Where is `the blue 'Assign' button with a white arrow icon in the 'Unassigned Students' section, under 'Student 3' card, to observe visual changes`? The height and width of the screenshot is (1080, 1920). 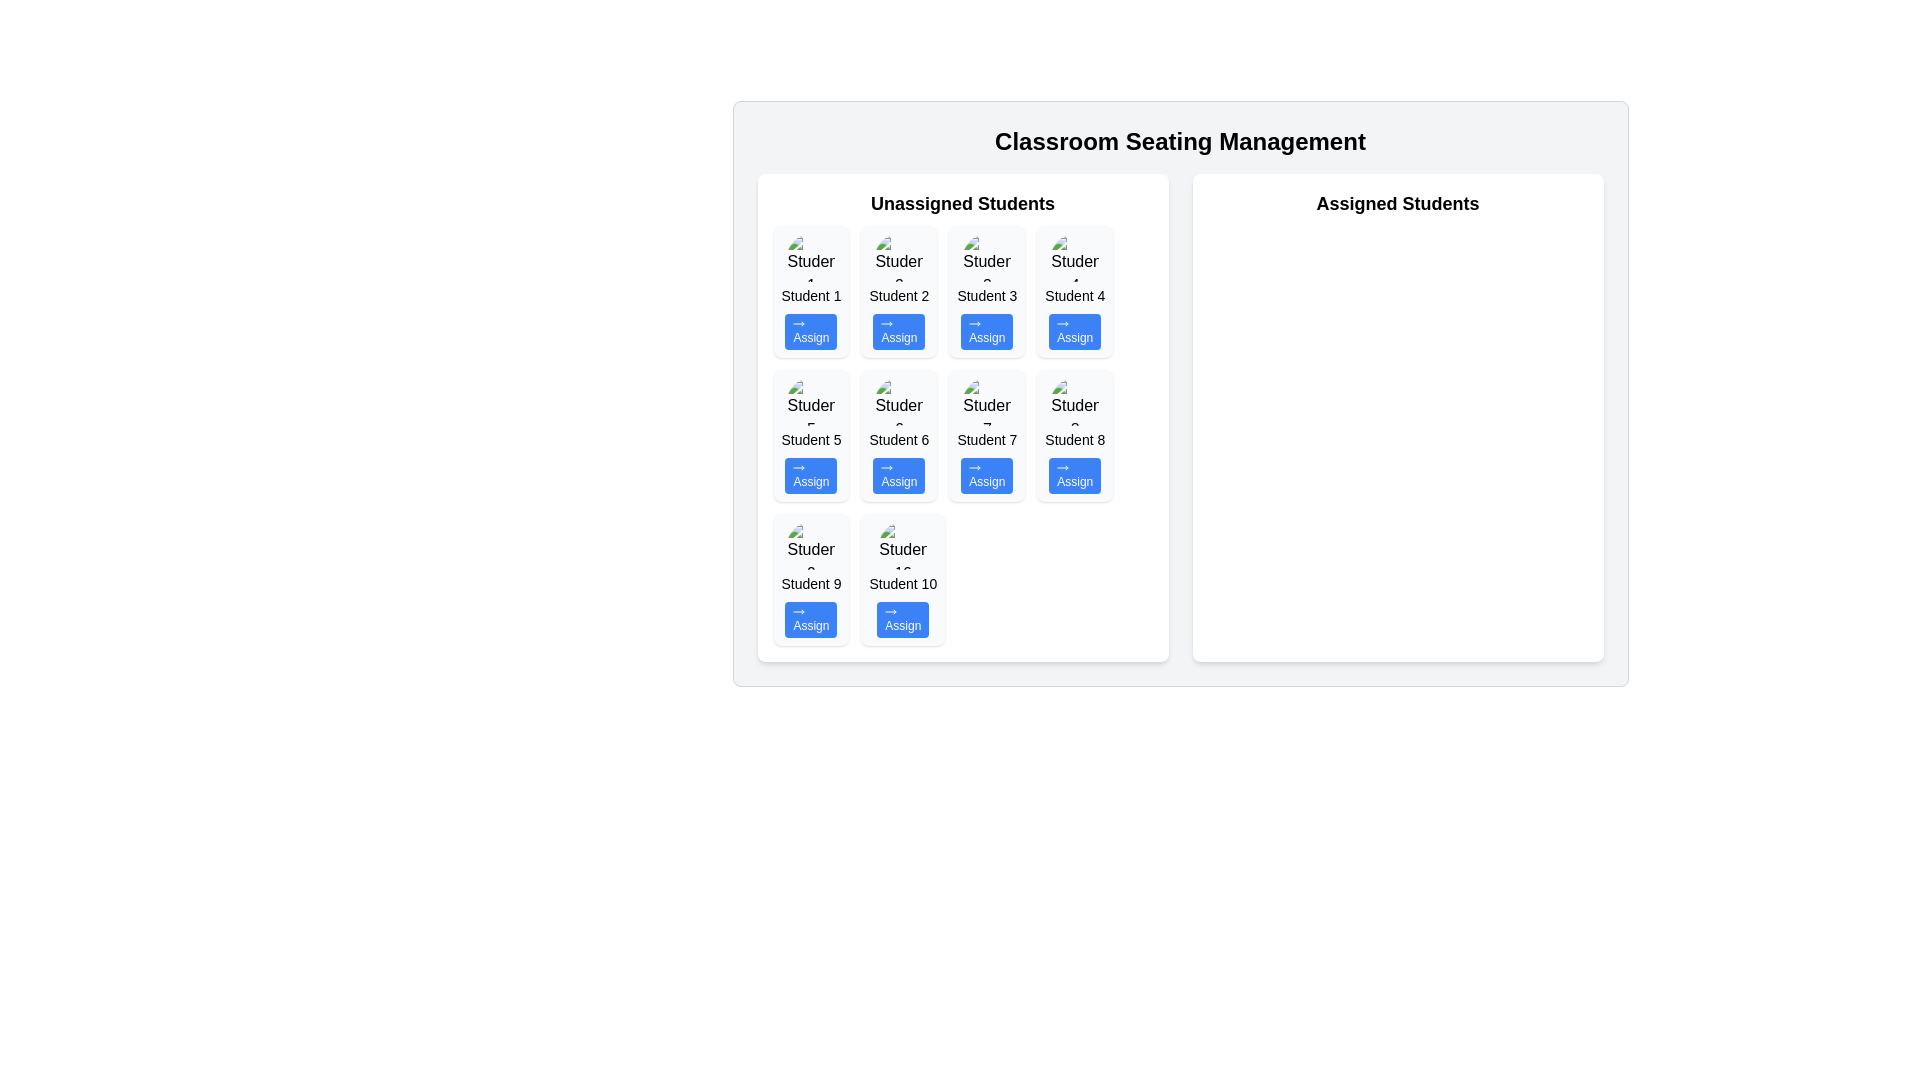
the blue 'Assign' button with a white arrow icon in the 'Unassigned Students' section, under 'Student 3' card, to observe visual changes is located at coordinates (987, 330).